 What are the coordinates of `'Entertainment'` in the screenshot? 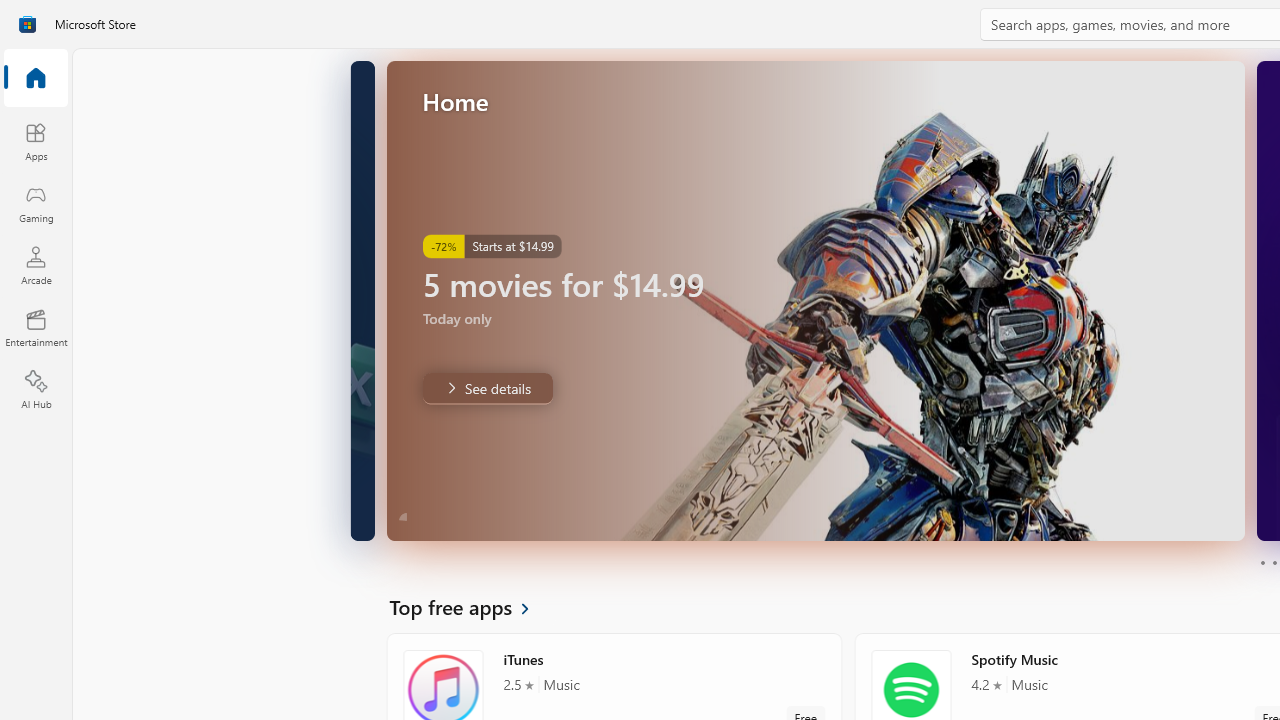 It's located at (35, 326).